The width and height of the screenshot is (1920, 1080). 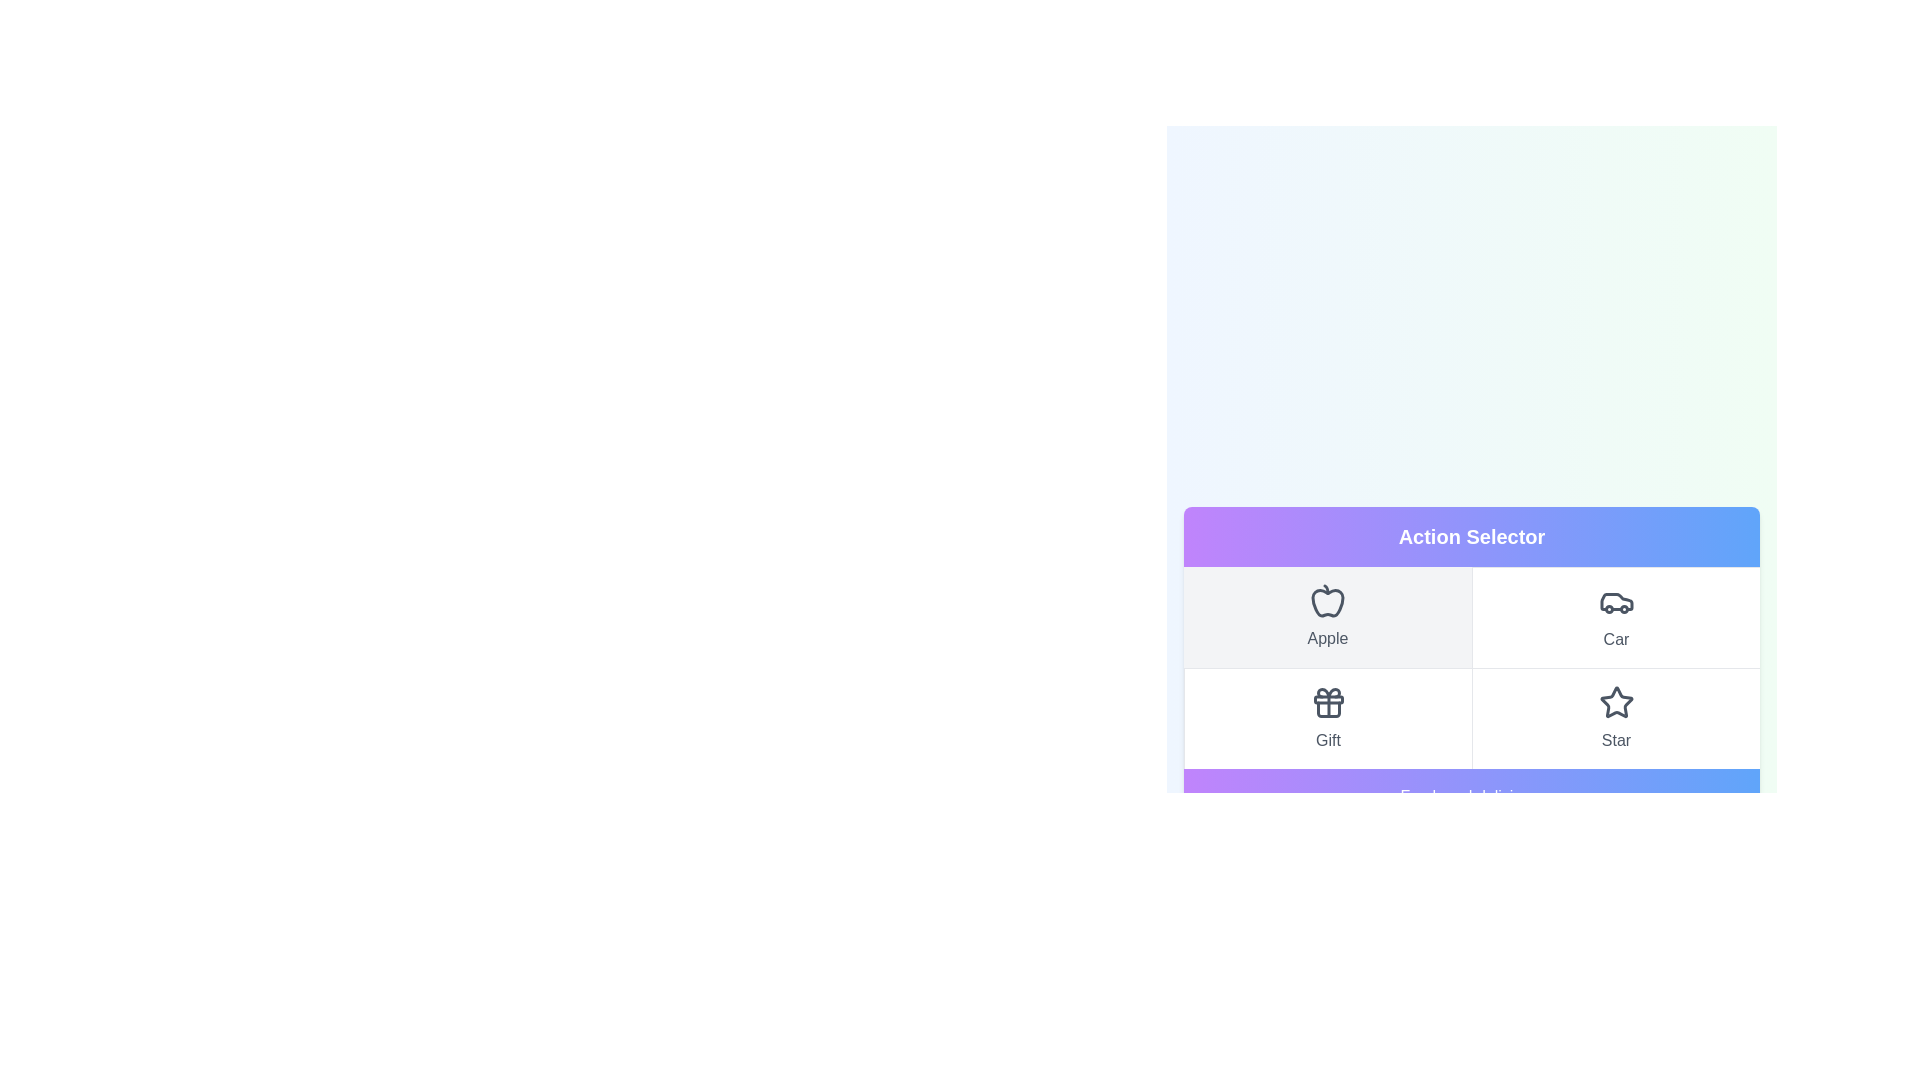 I want to click on the horizontal decorative bar within the gift icon located in the lower-left section of the grid, positioned between the Apple icon above and the Star icon to the right, so click(x=1328, y=698).